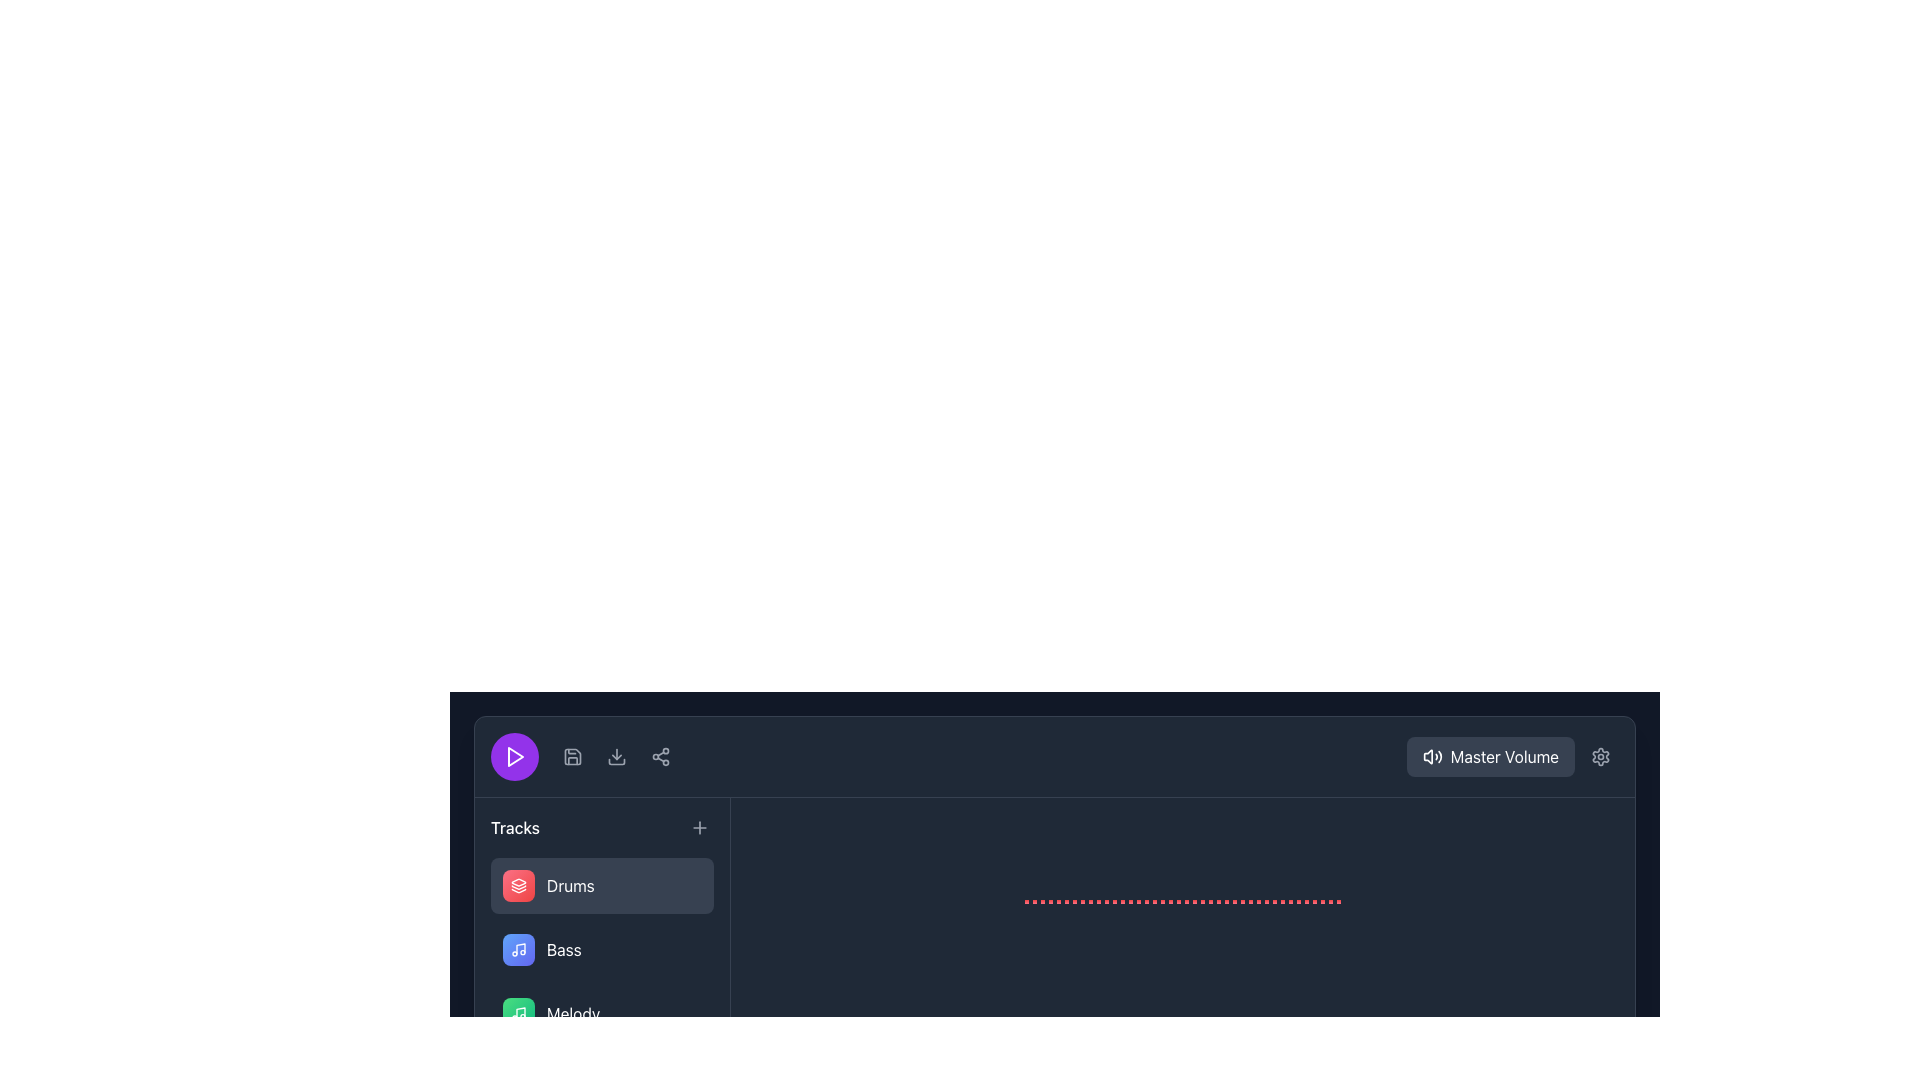 The width and height of the screenshot is (1920, 1080). I want to click on the music-related control icon located within a rounded button in the top-left corner of the interface, just under the primary navigation bar, so click(518, 948).